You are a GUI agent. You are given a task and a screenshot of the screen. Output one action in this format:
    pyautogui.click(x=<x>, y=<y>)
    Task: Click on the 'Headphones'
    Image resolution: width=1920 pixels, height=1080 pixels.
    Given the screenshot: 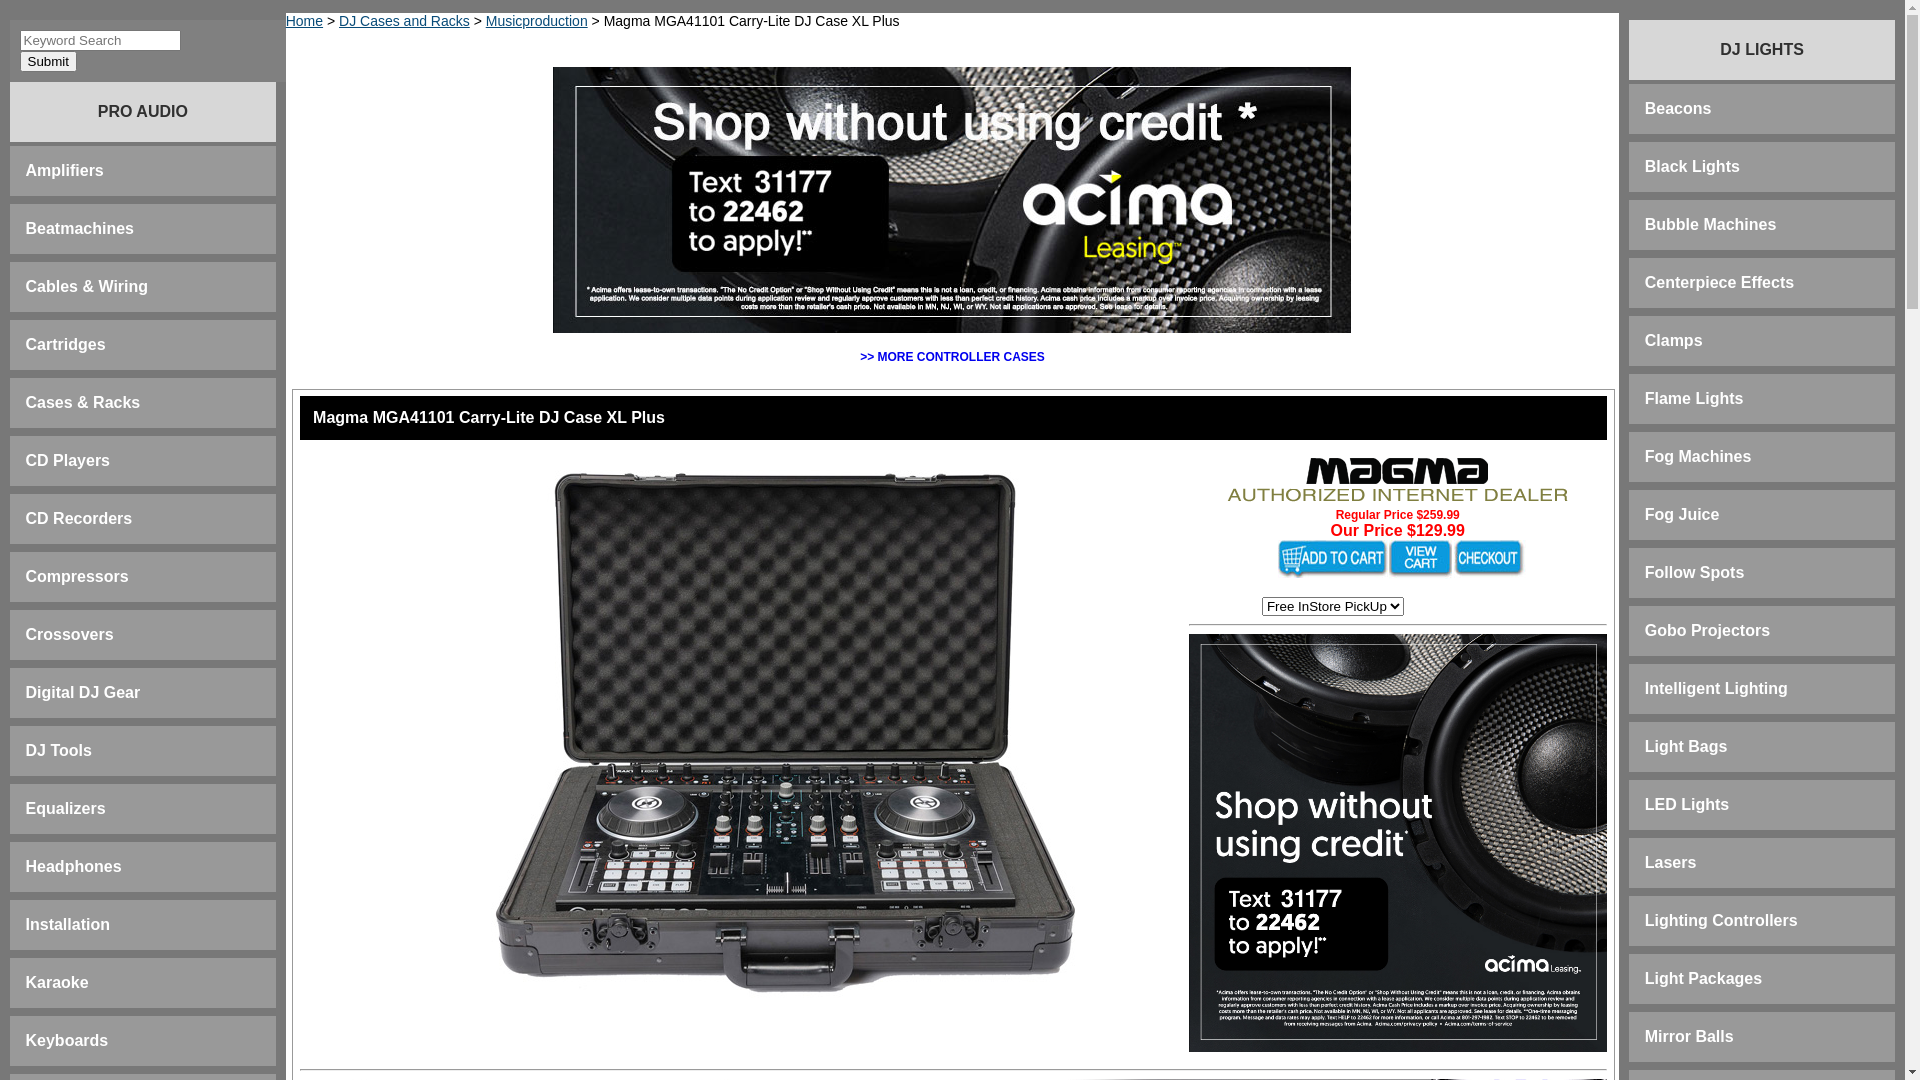 What is the action you would take?
    pyautogui.click(x=73, y=865)
    